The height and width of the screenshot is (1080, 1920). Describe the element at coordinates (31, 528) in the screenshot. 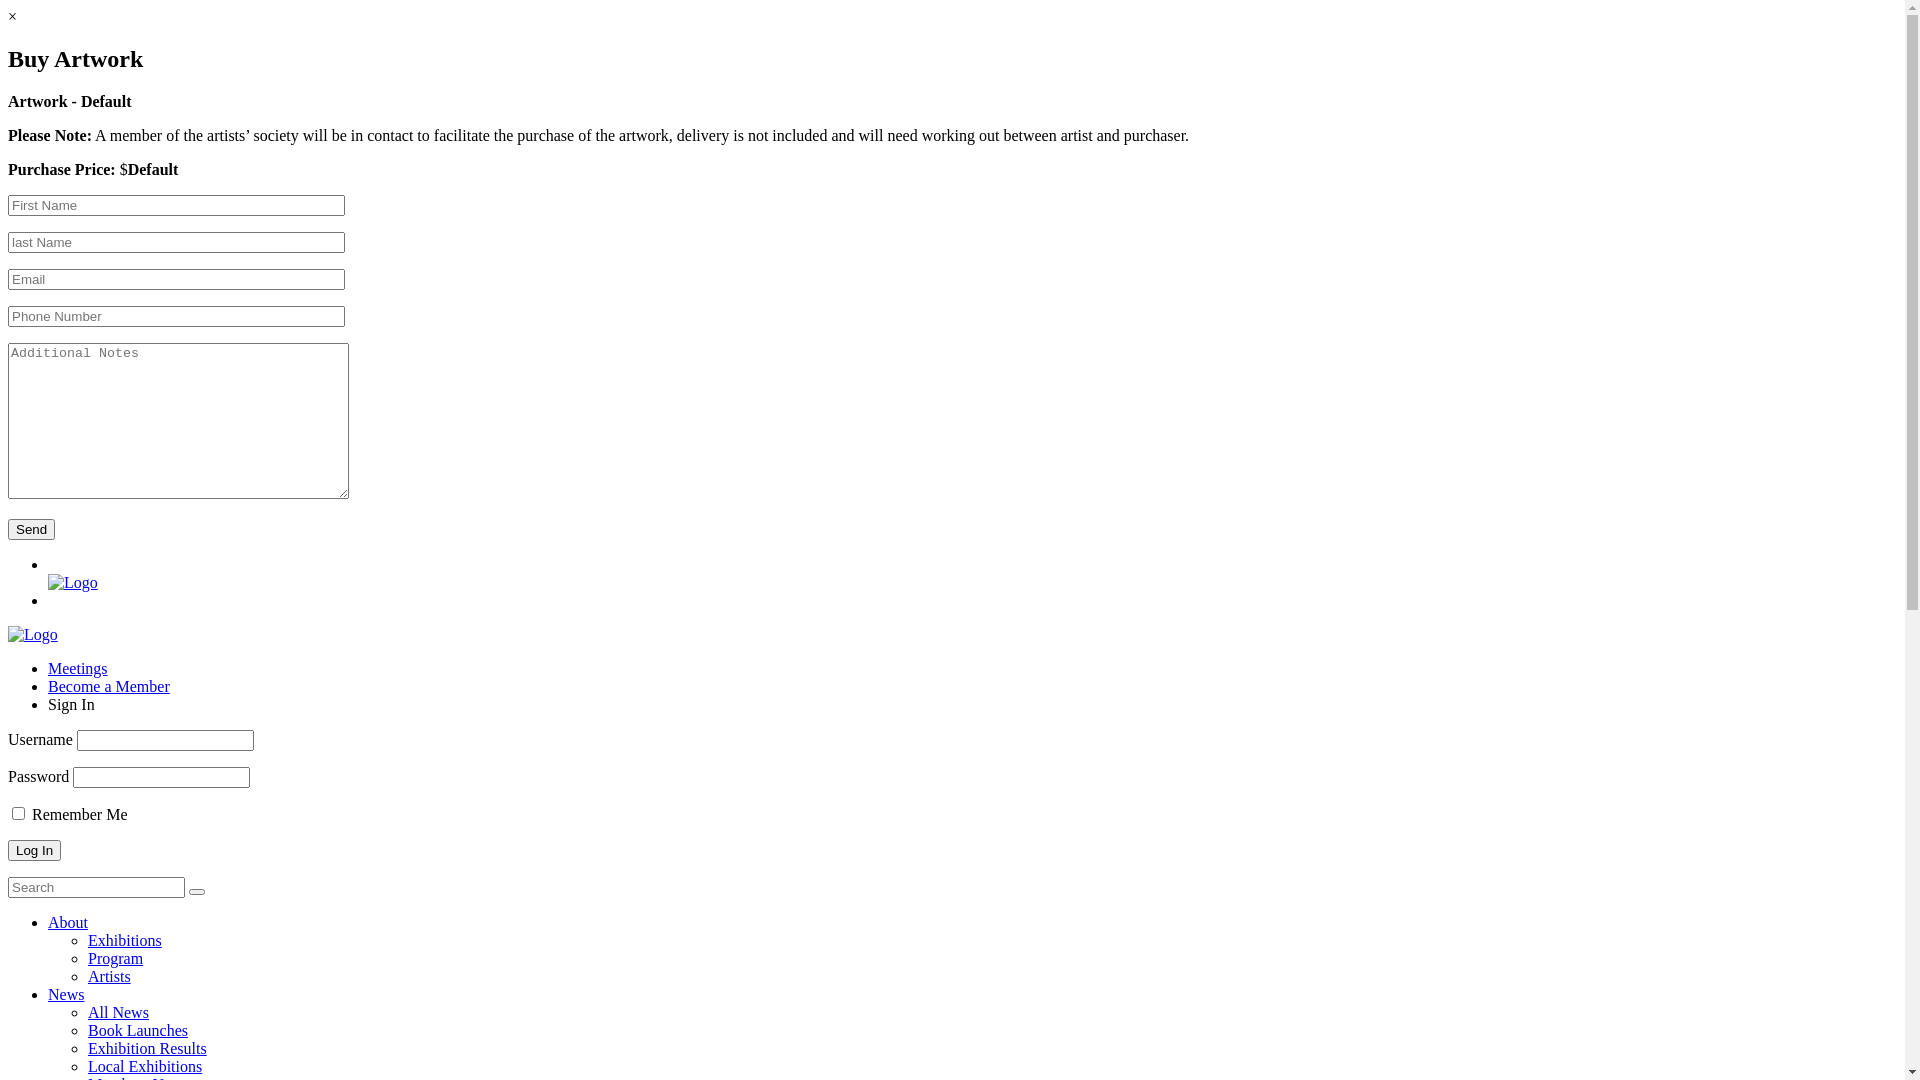

I see `'Send'` at that location.